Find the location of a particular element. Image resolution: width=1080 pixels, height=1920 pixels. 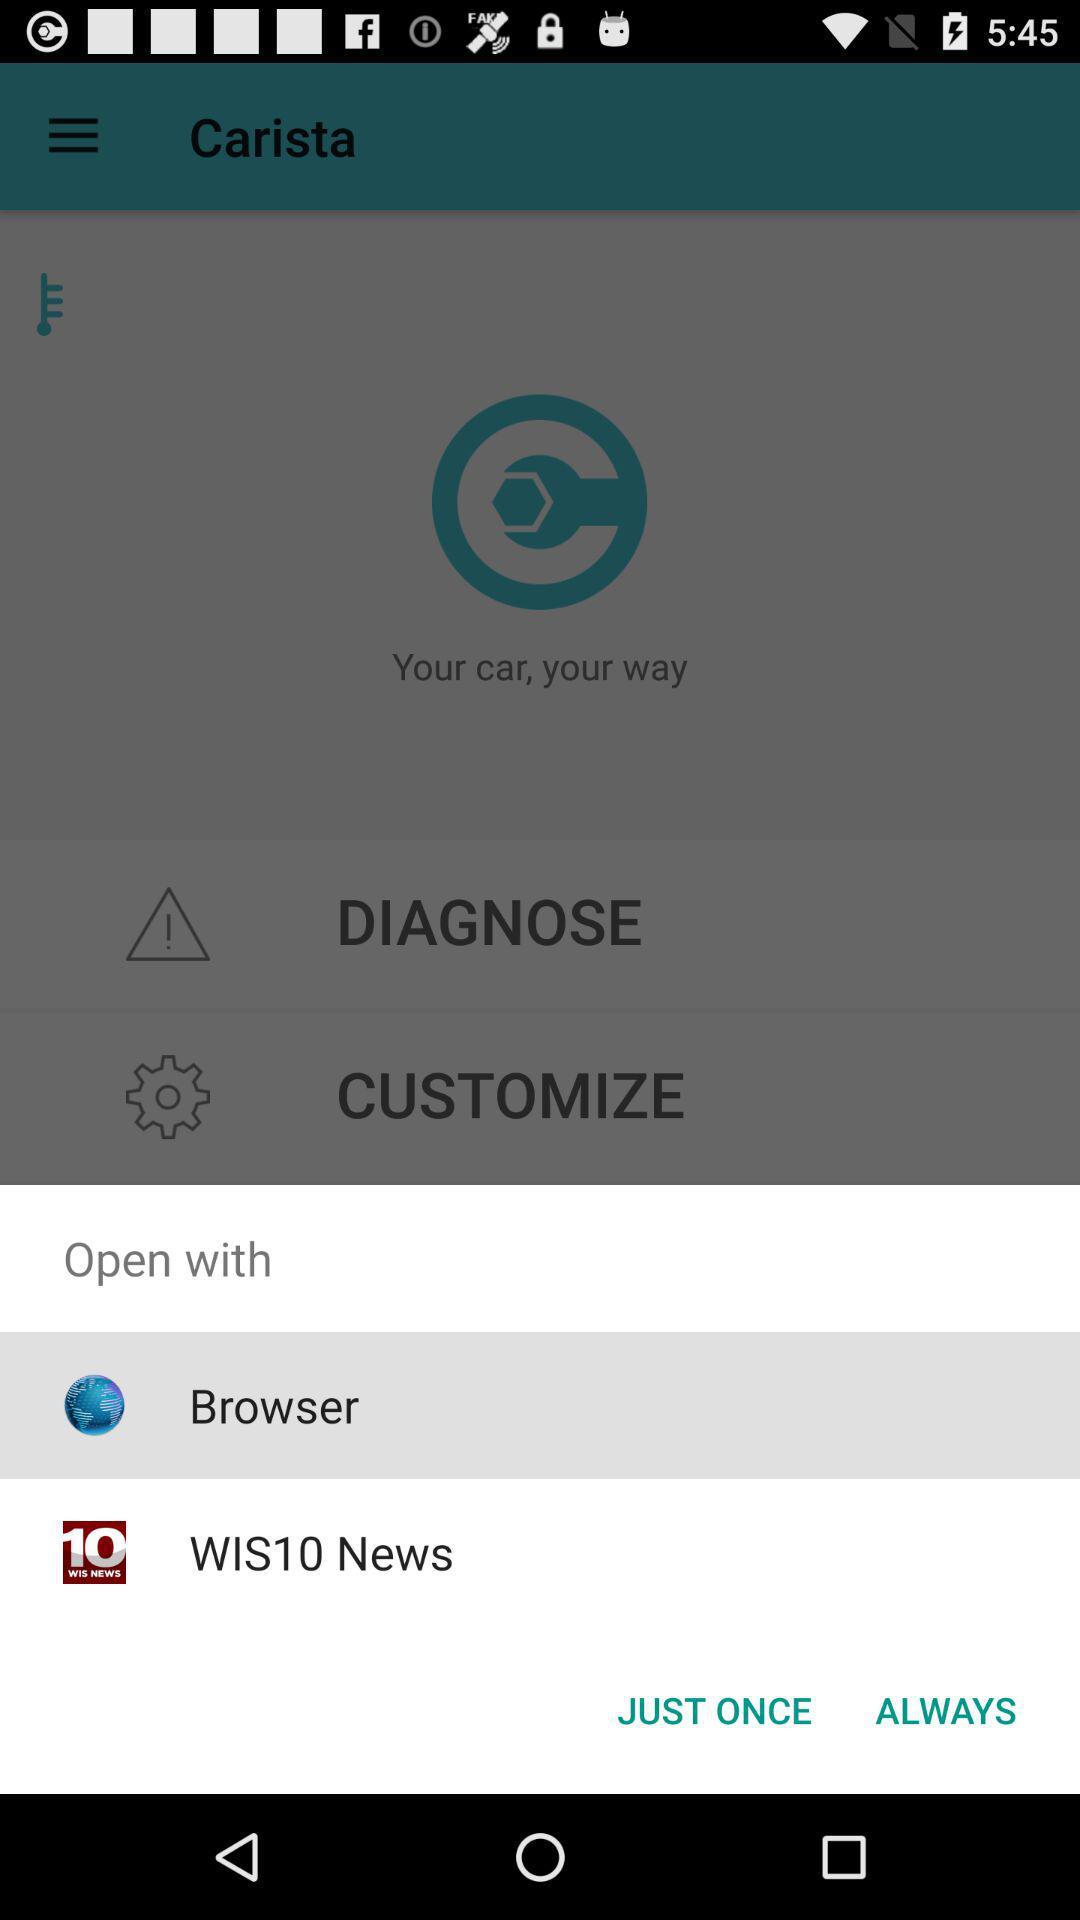

wis10 news app is located at coordinates (320, 1551).